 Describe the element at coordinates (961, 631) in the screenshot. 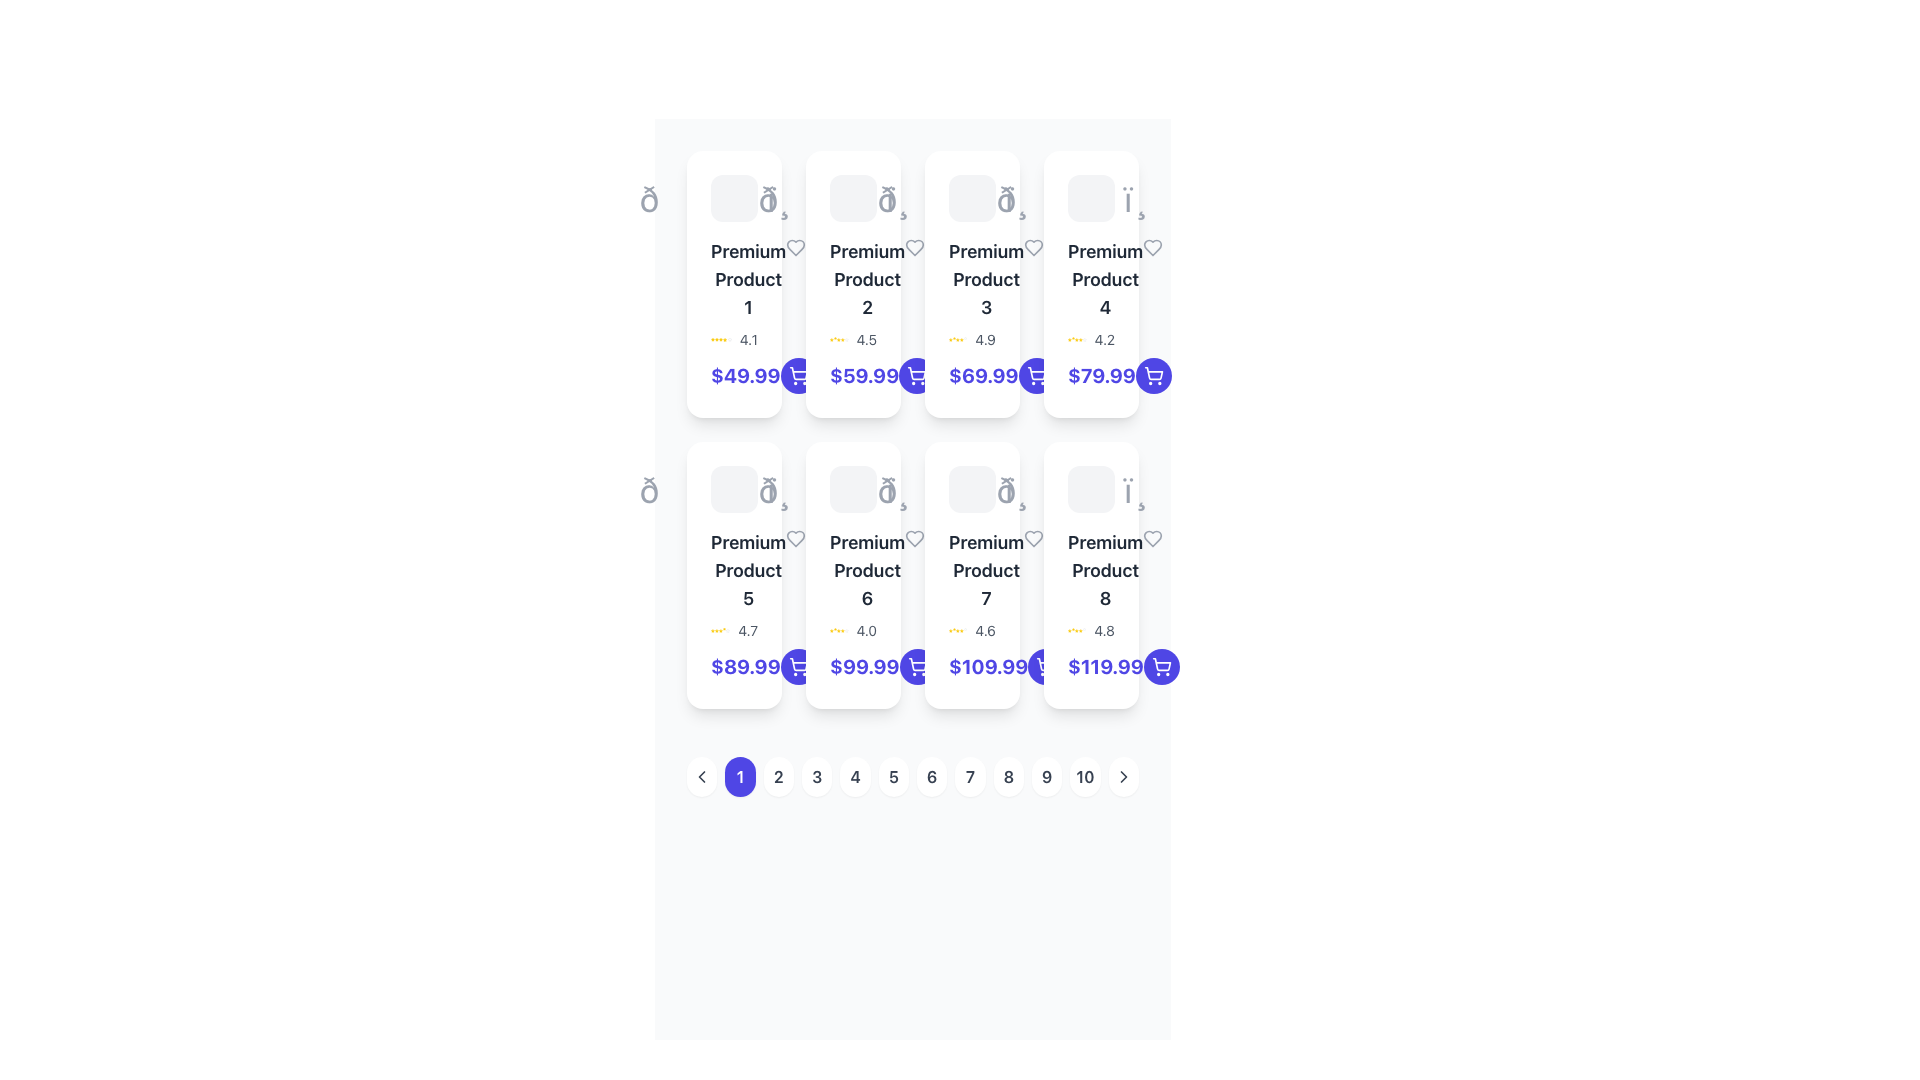

I see `the fifth star icon in the rating system for 'Premium Product 7', which indicates a rating of 4.6 out of 5 stars` at that location.